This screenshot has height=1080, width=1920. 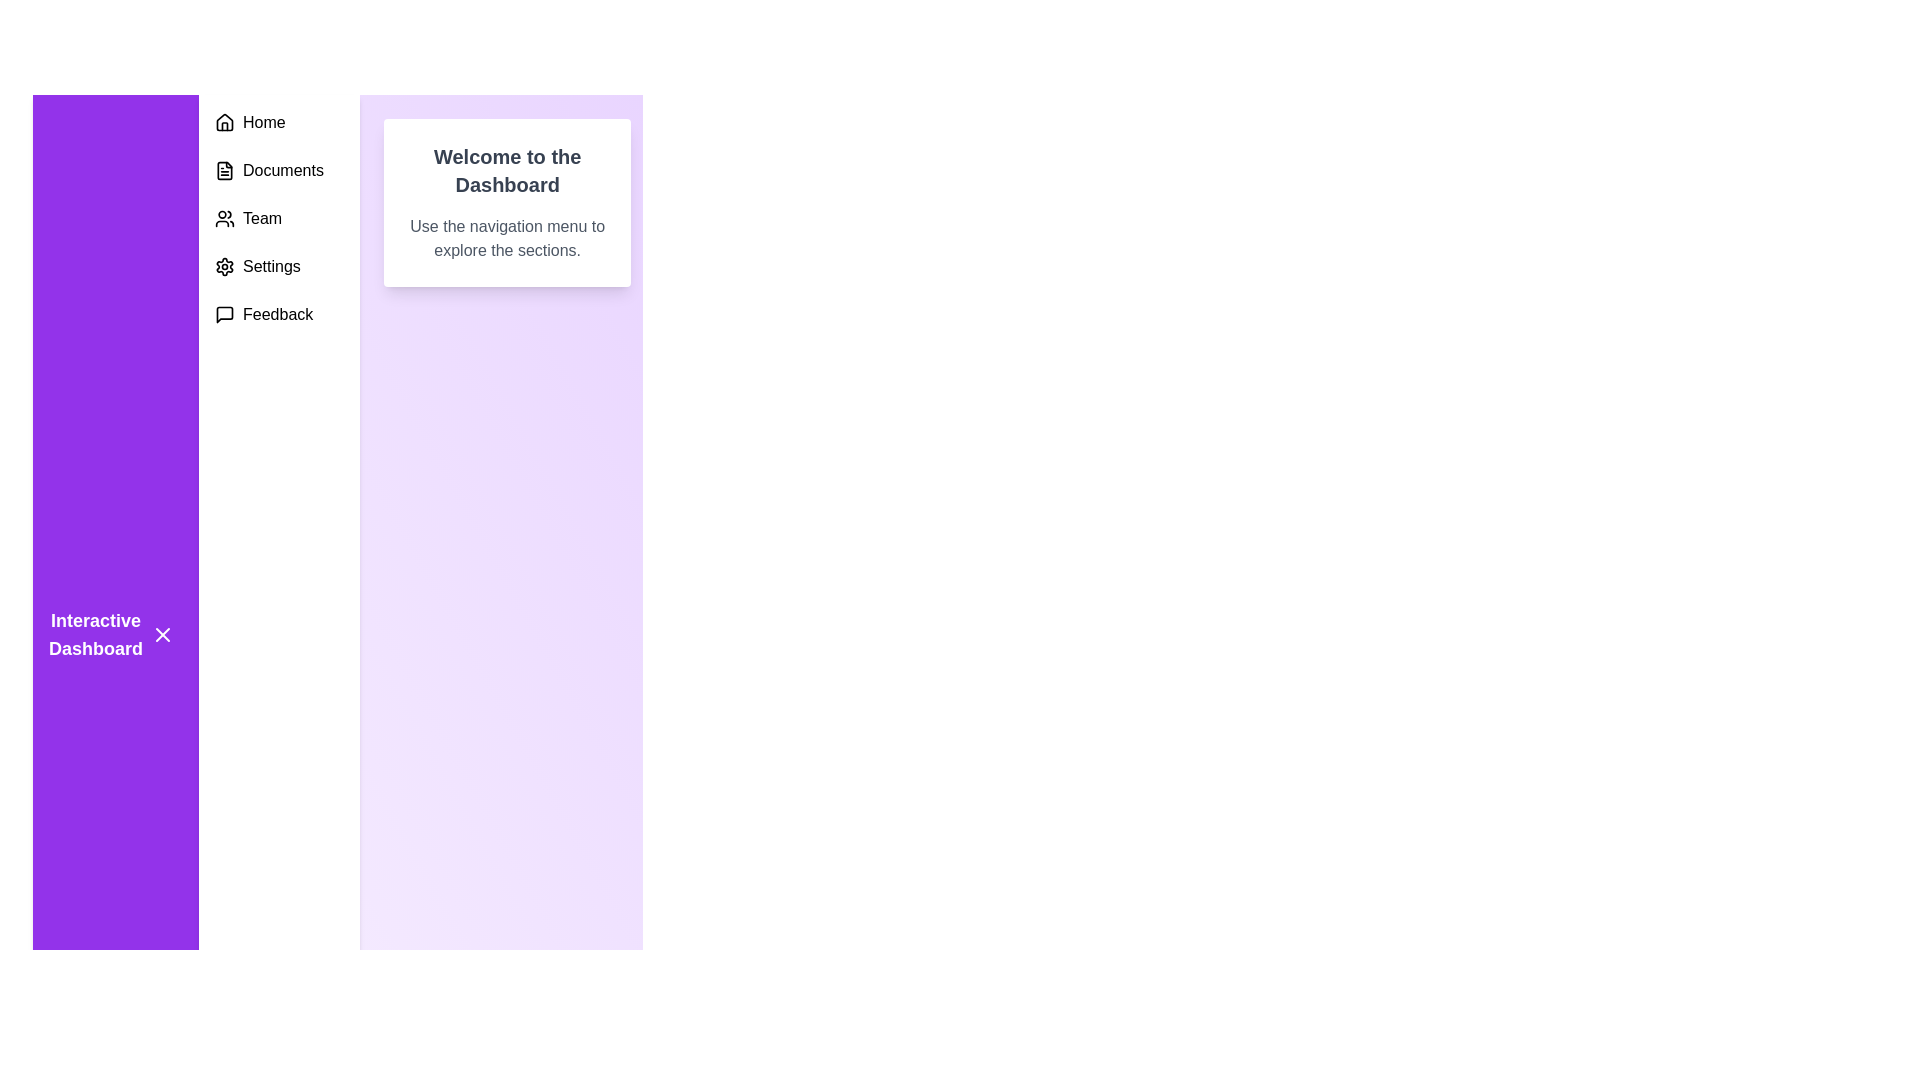 I want to click on the document icon located in the left navigation panel, which has a rectangular base and a folded corner, positioned between the 'Home' icon above and the 'Team' icon below, so click(x=225, y=169).